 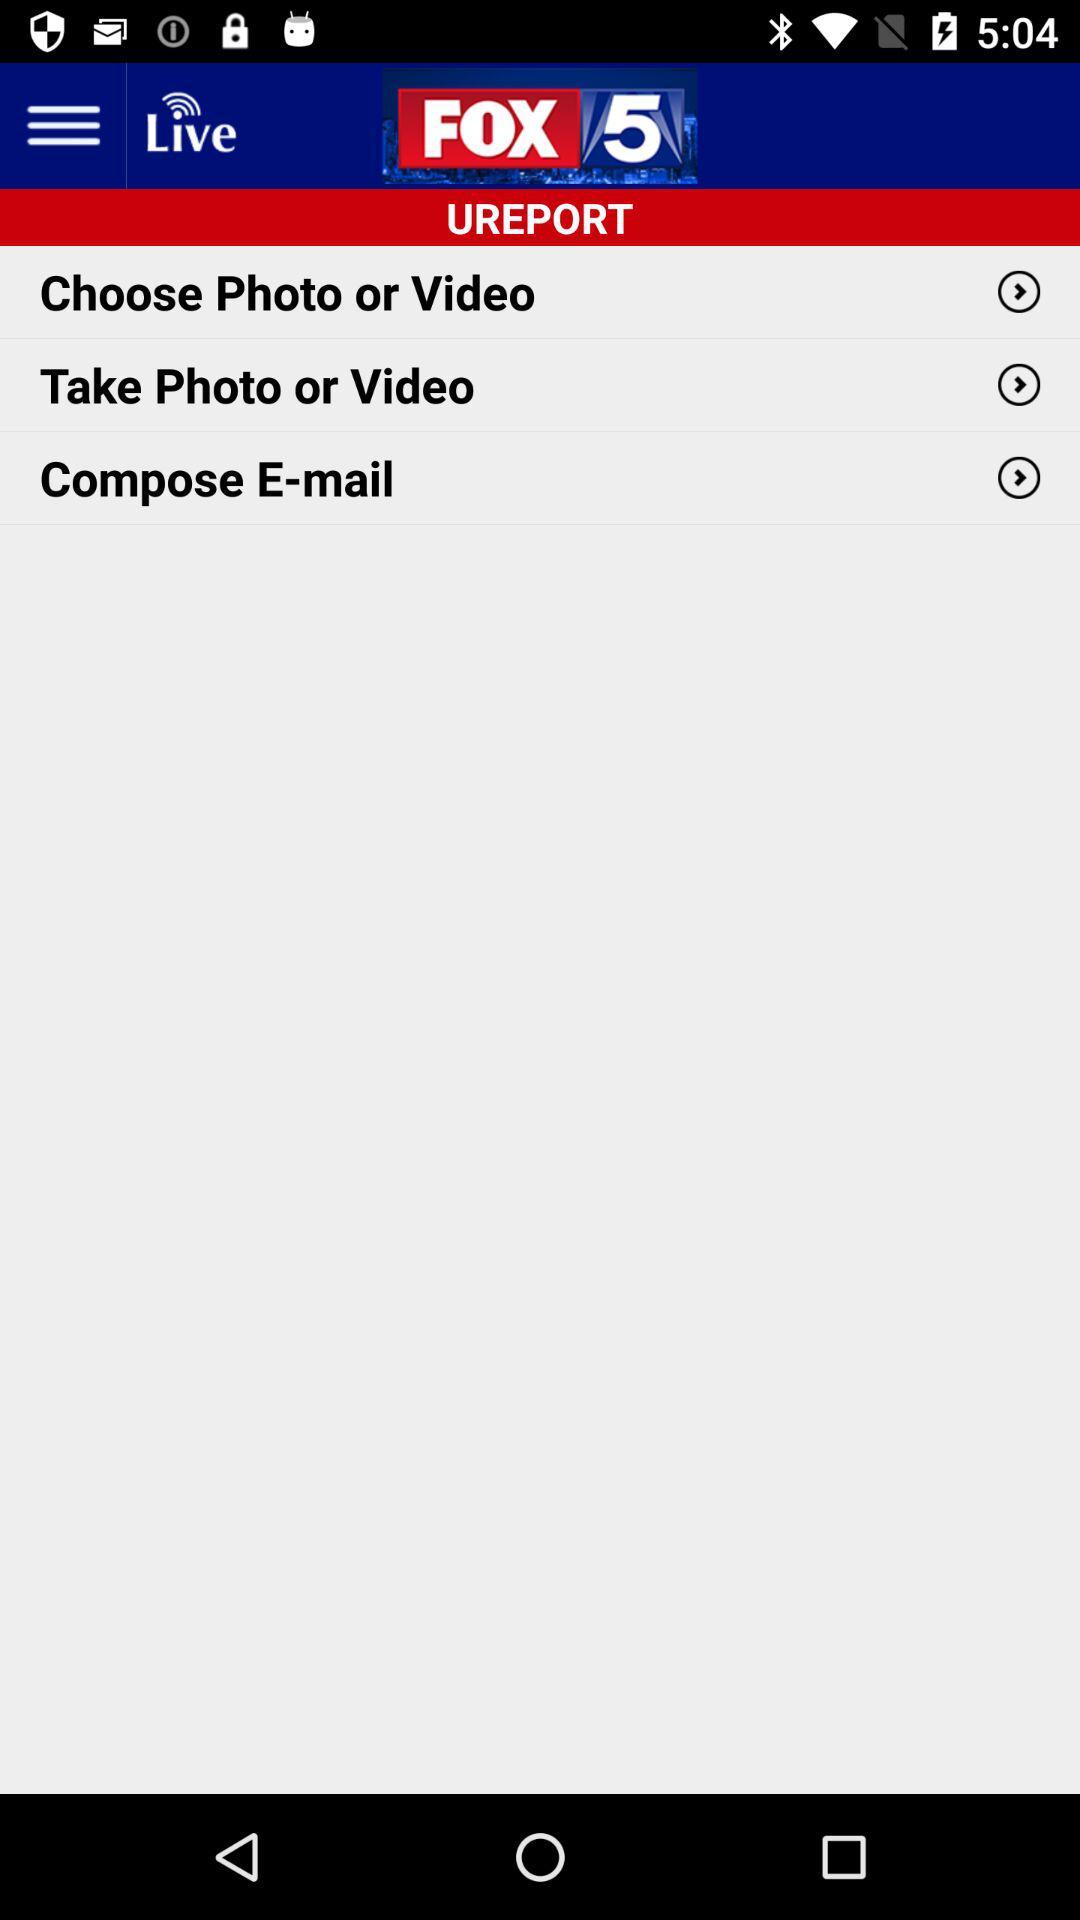 I want to click on the sliders icon, so click(x=540, y=124).